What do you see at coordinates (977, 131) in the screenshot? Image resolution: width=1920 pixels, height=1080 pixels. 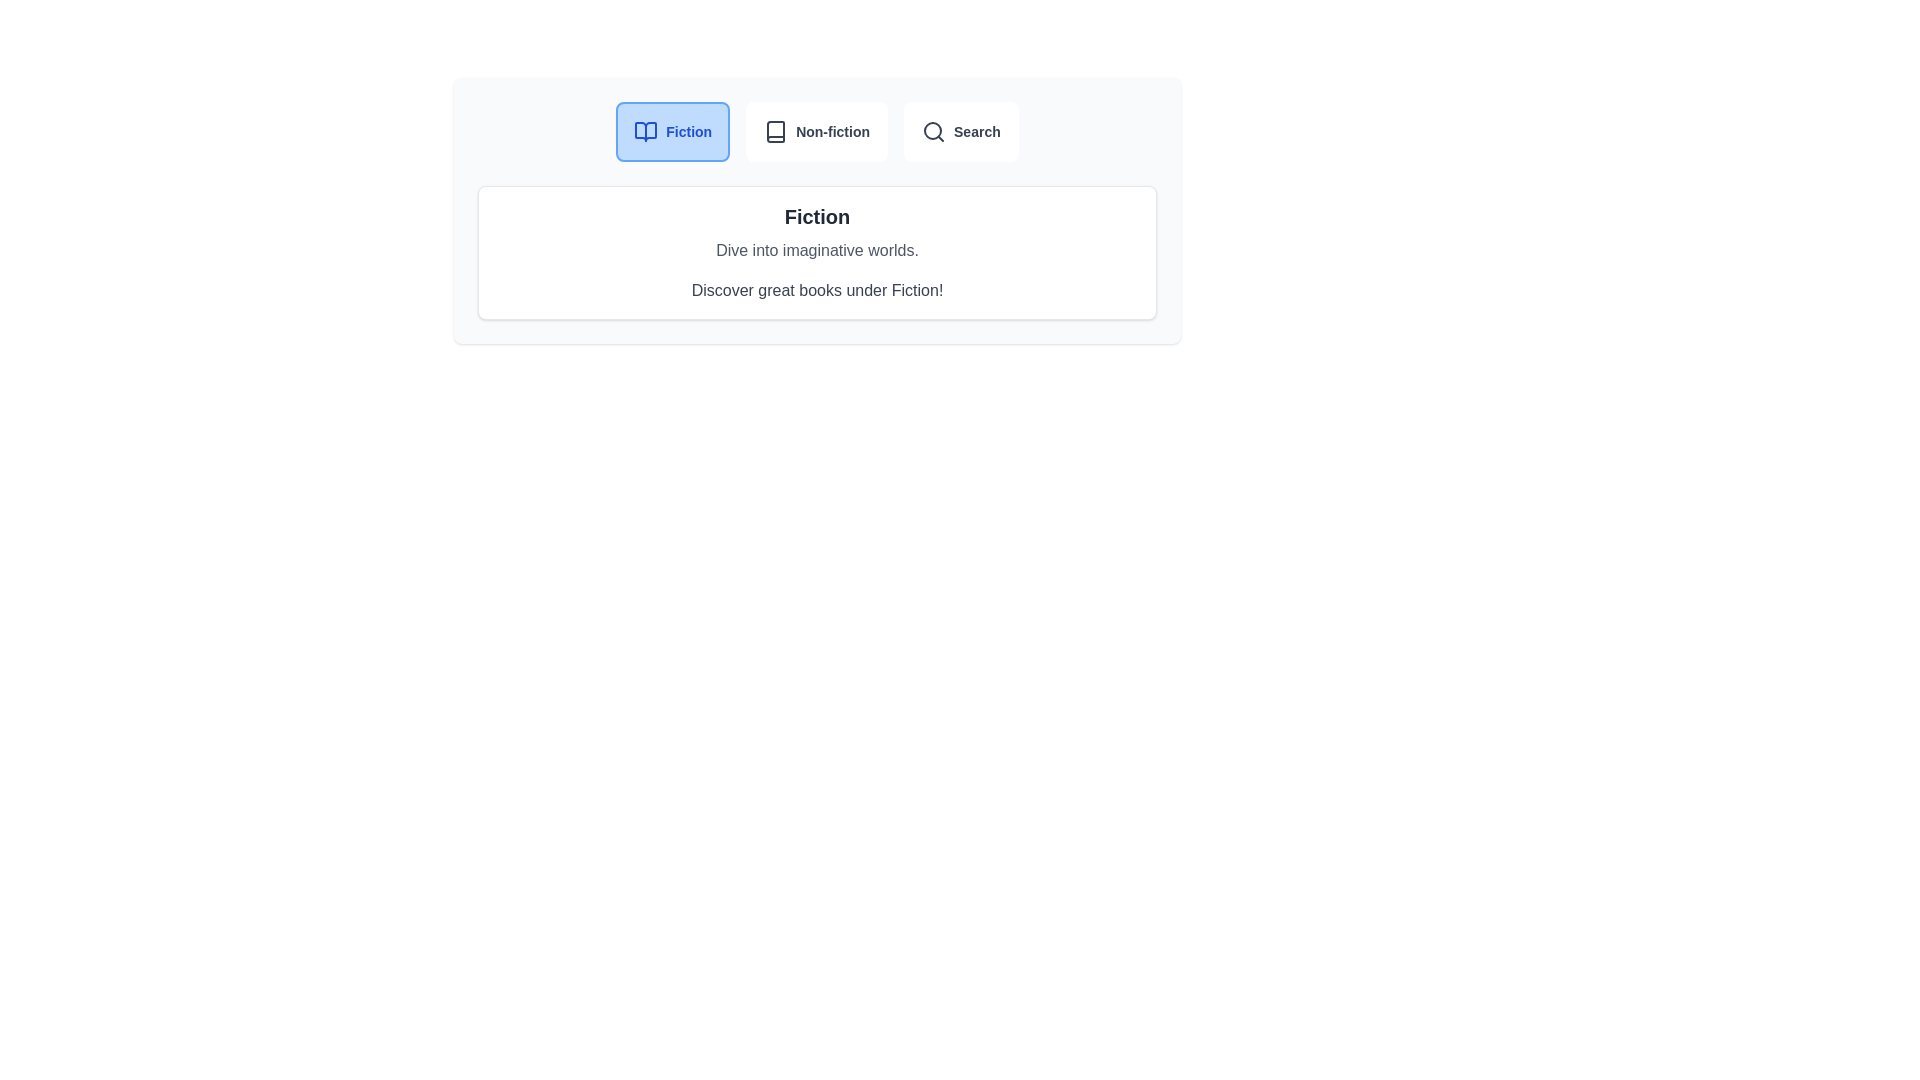 I see `the 'Search' text label located in the upper right corner of the navigation bar` at bounding box center [977, 131].